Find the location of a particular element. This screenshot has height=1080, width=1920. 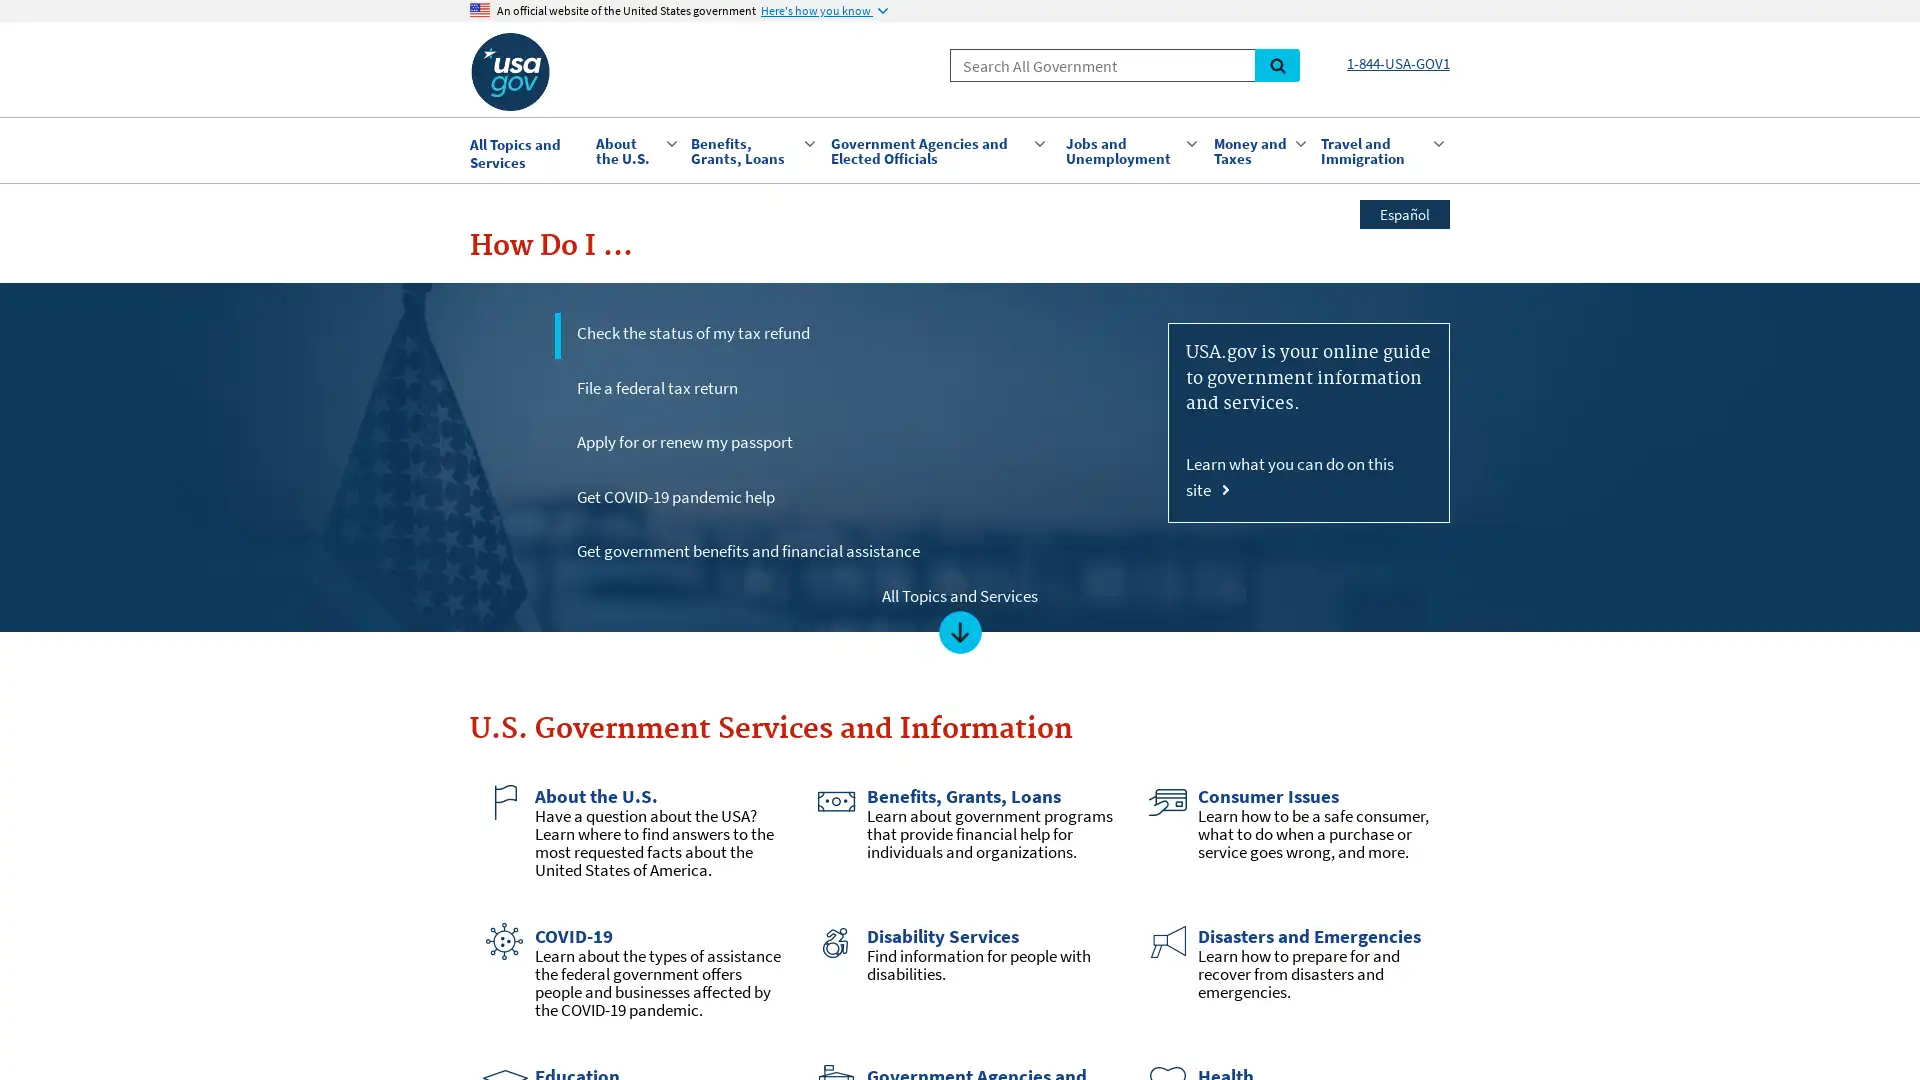

Here's how you know is located at coordinates (824, 11).